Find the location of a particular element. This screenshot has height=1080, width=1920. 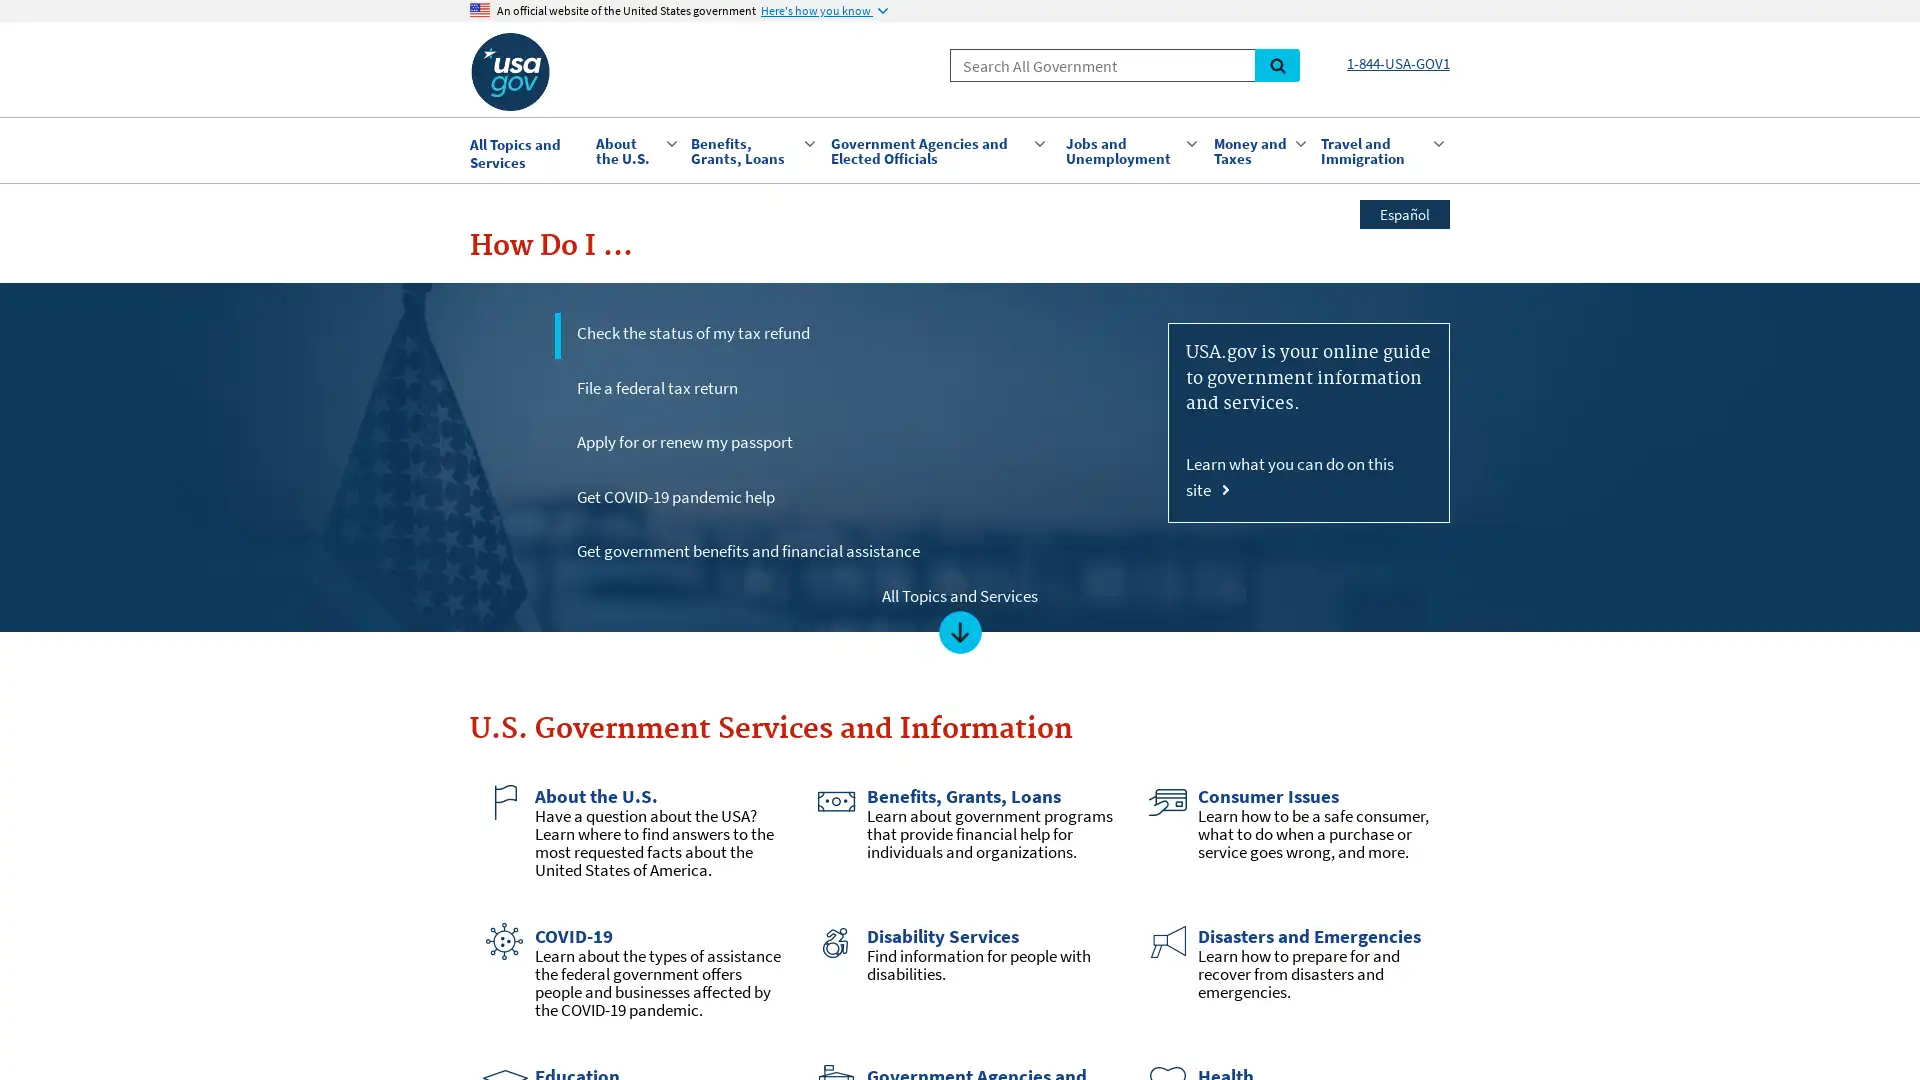

Here's how you know is located at coordinates (824, 11).